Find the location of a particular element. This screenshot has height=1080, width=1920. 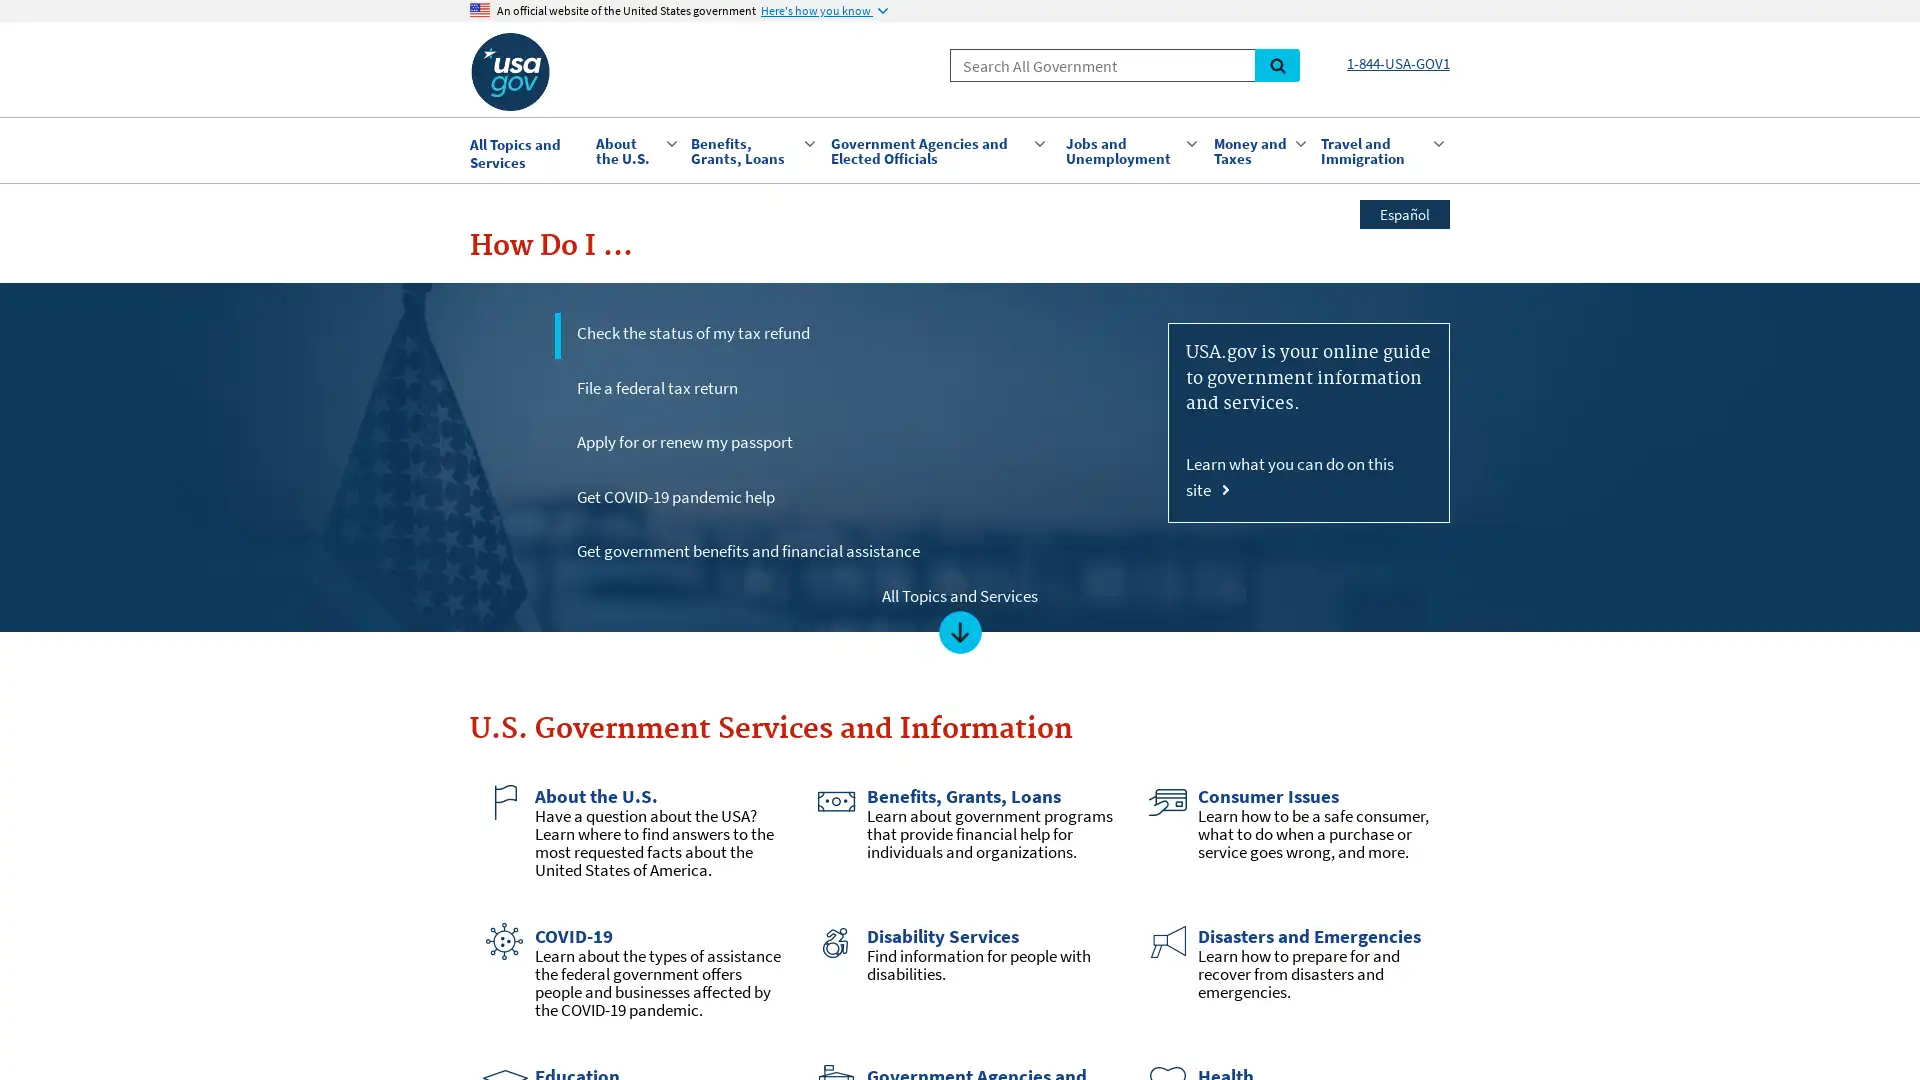

Here's how you know is located at coordinates (824, 11).